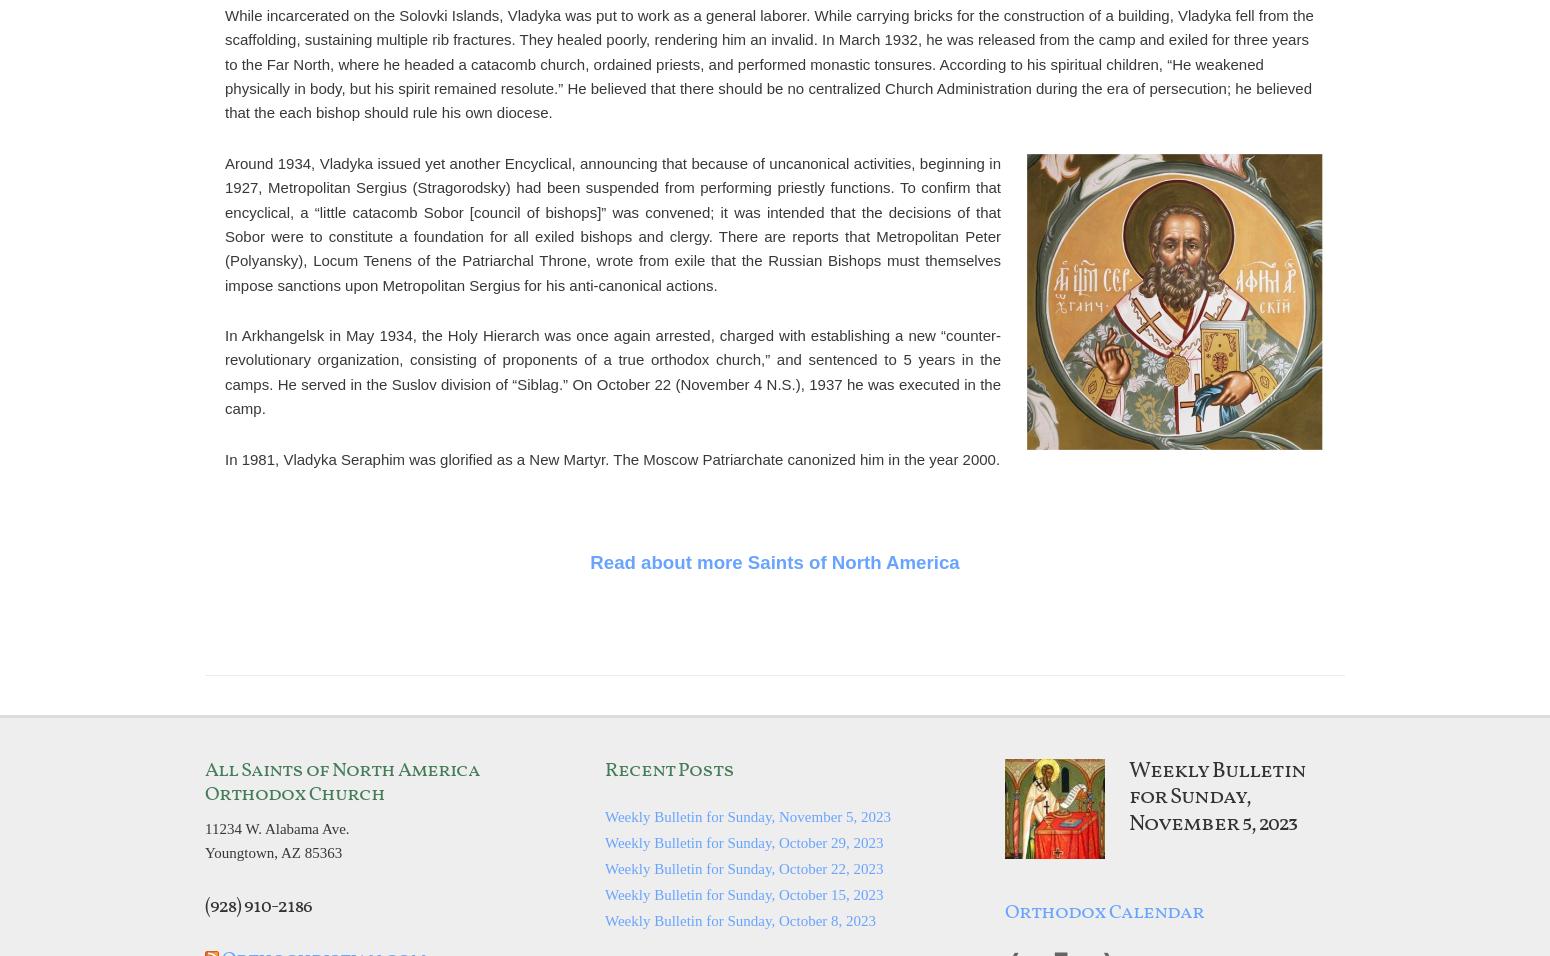  What do you see at coordinates (744, 893) in the screenshot?
I see `'Weekly Bulletin for Sunday, October 15, 2023'` at bounding box center [744, 893].